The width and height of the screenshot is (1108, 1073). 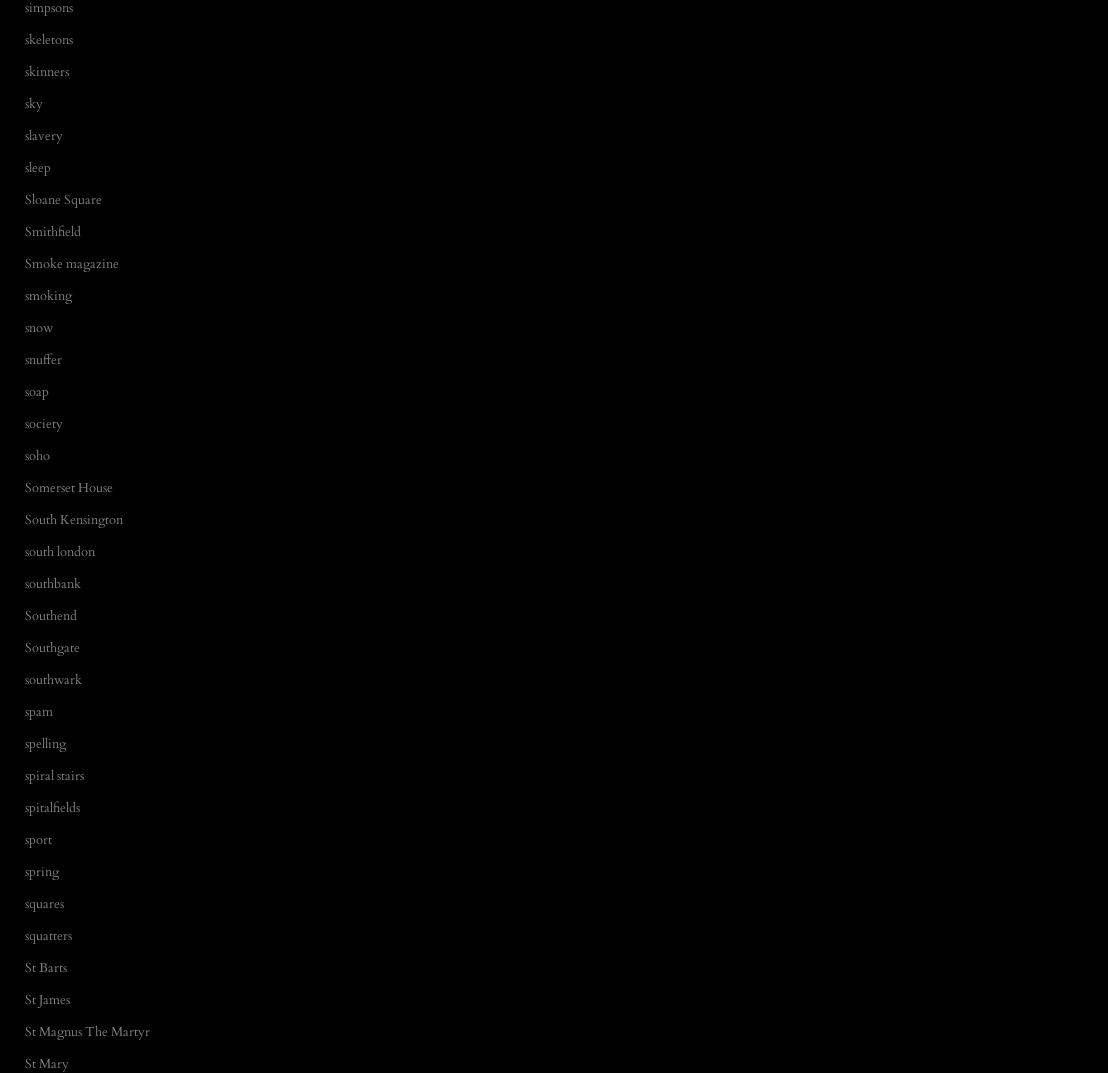 I want to click on 'Sloane Square', so click(x=62, y=199).